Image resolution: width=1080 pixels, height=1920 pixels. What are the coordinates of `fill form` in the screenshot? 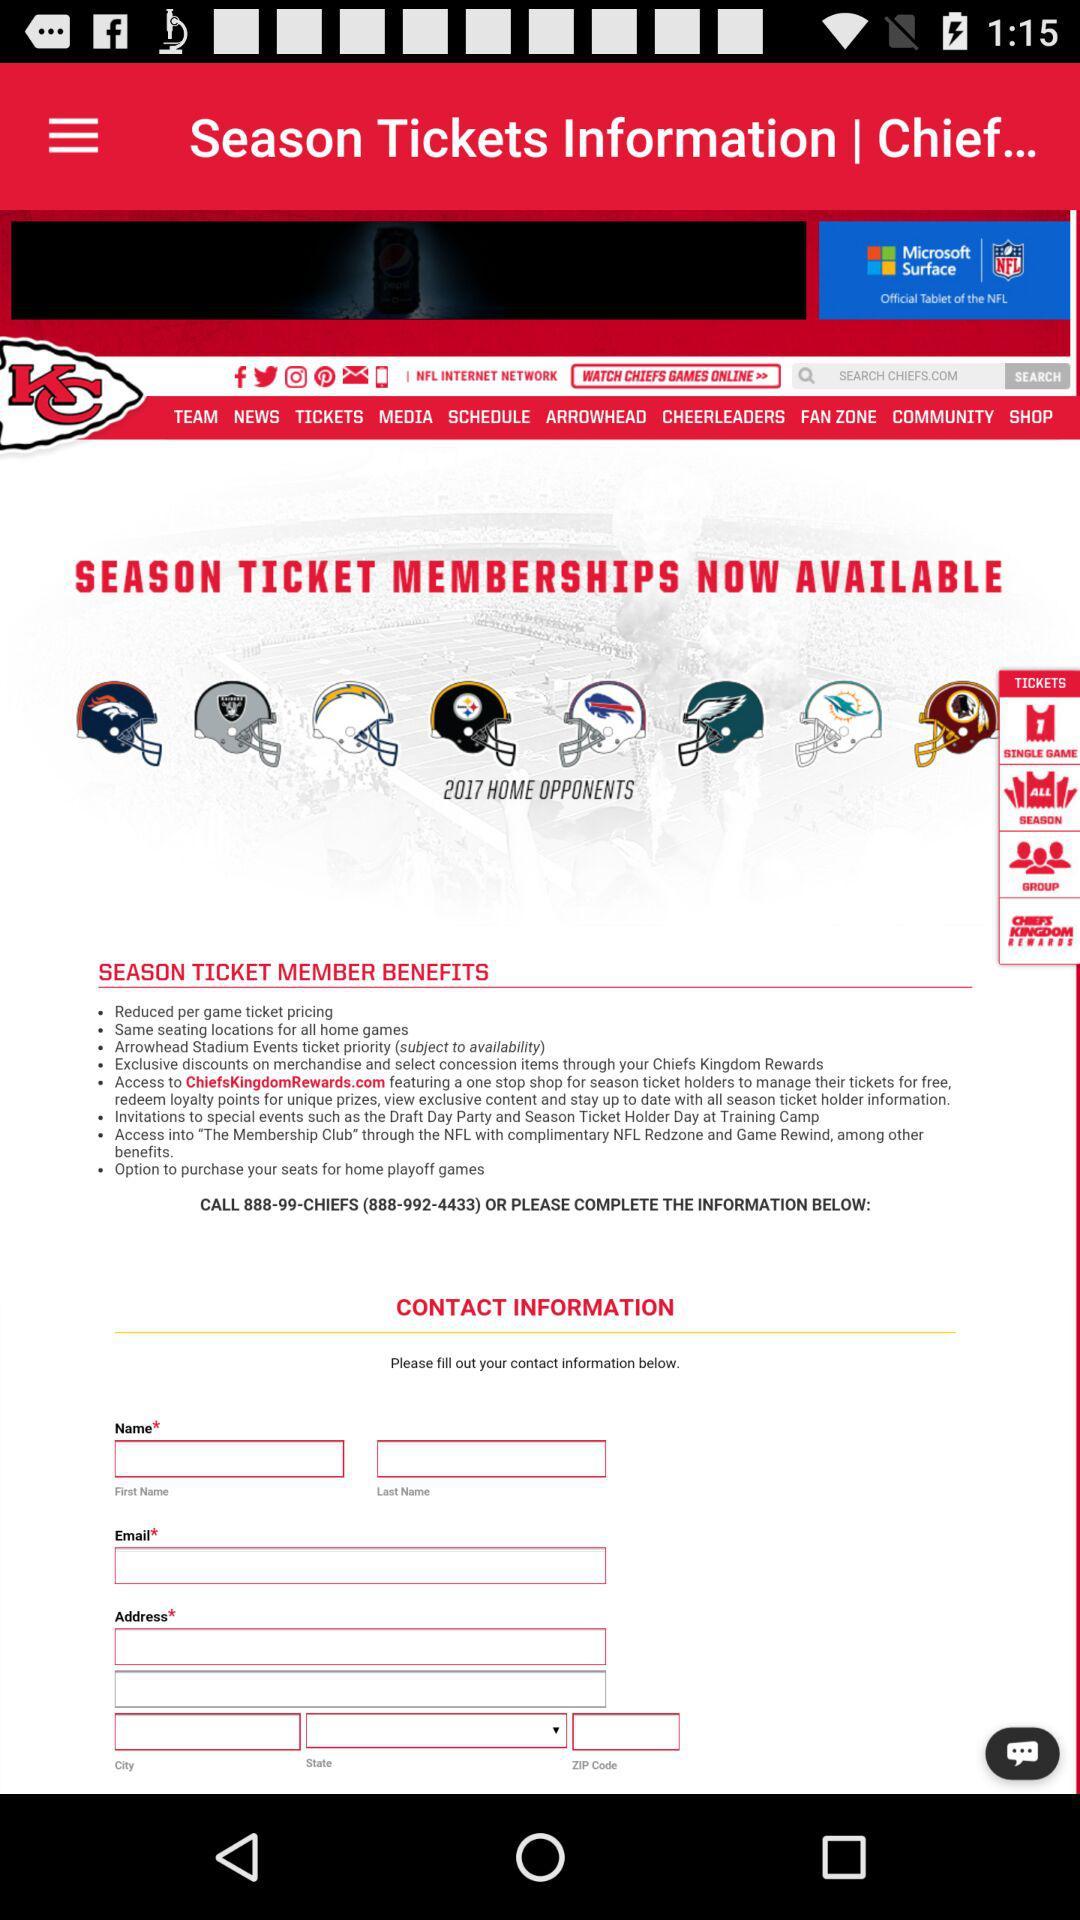 It's located at (540, 1002).